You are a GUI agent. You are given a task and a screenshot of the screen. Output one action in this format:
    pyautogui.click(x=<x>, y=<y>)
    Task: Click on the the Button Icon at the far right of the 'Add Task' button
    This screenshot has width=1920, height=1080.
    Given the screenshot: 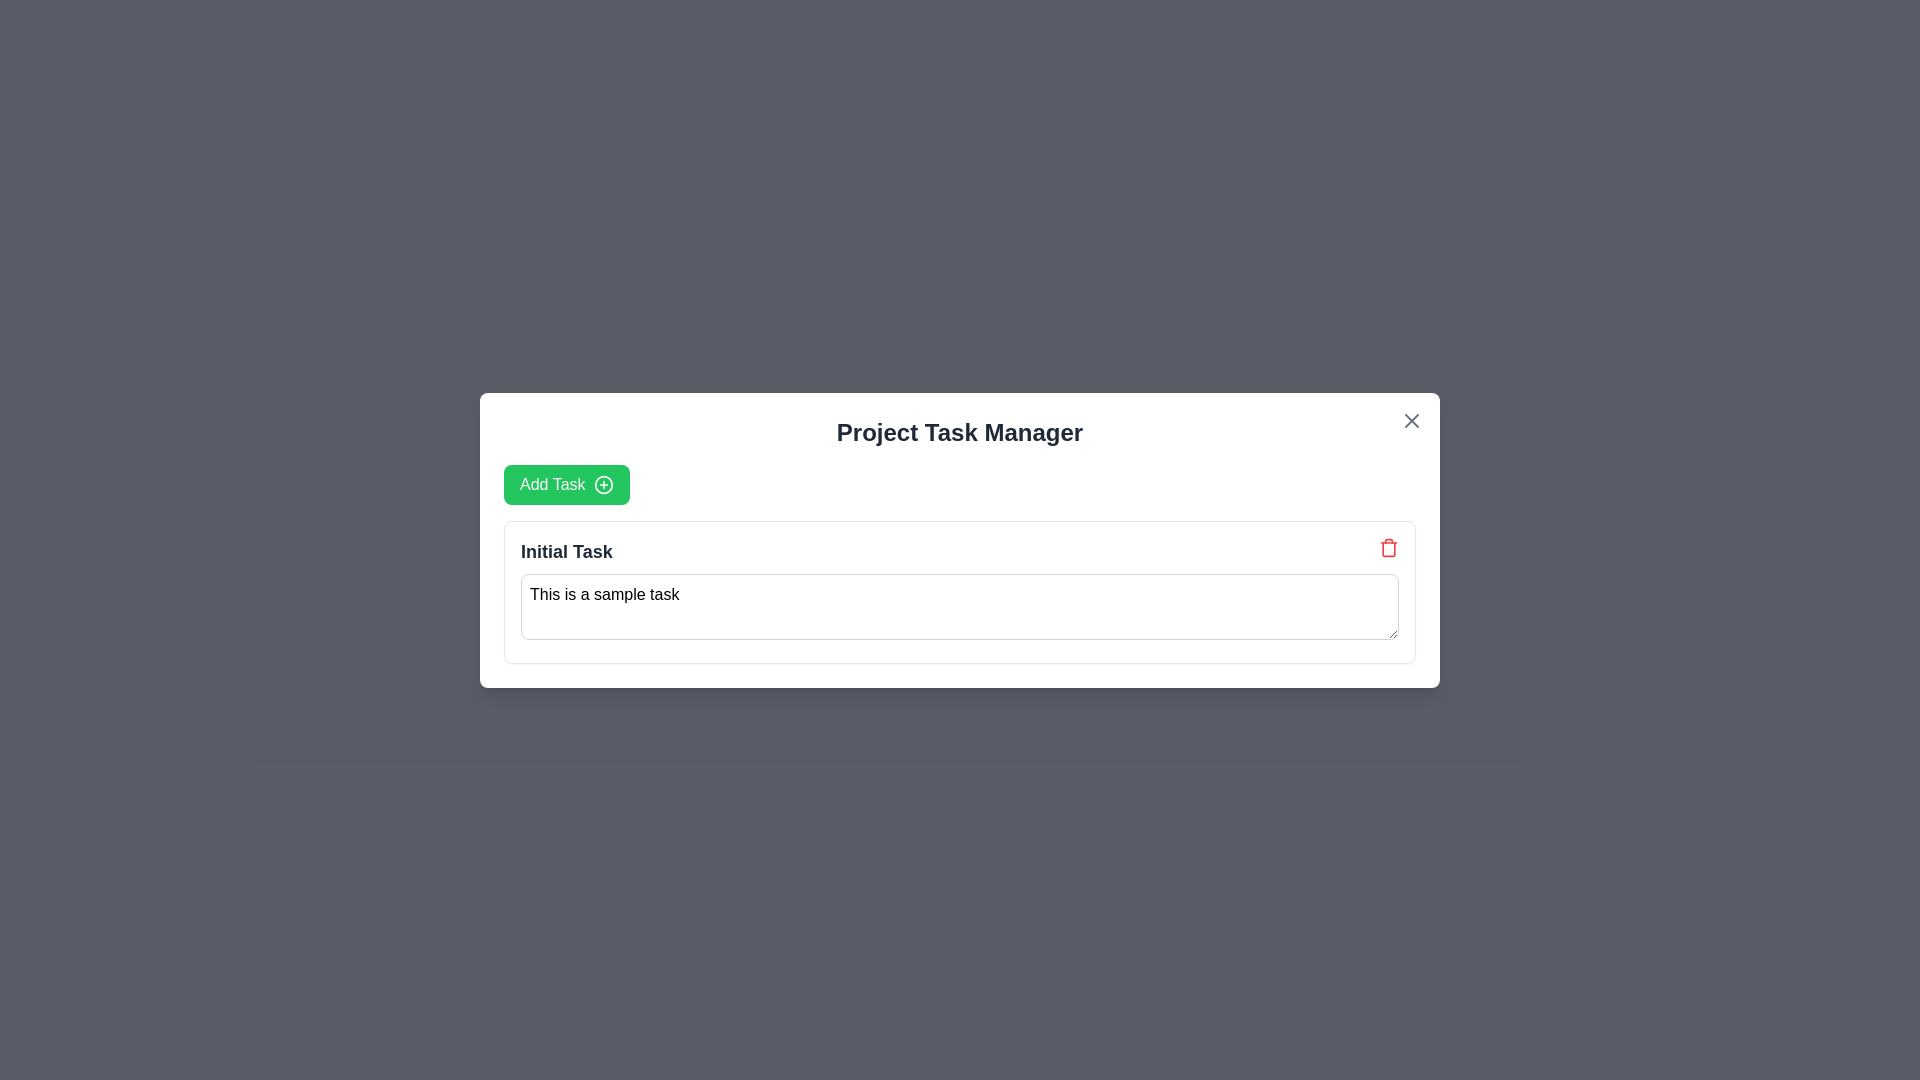 What is the action you would take?
    pyautogui.click(x=602, y=484)
    